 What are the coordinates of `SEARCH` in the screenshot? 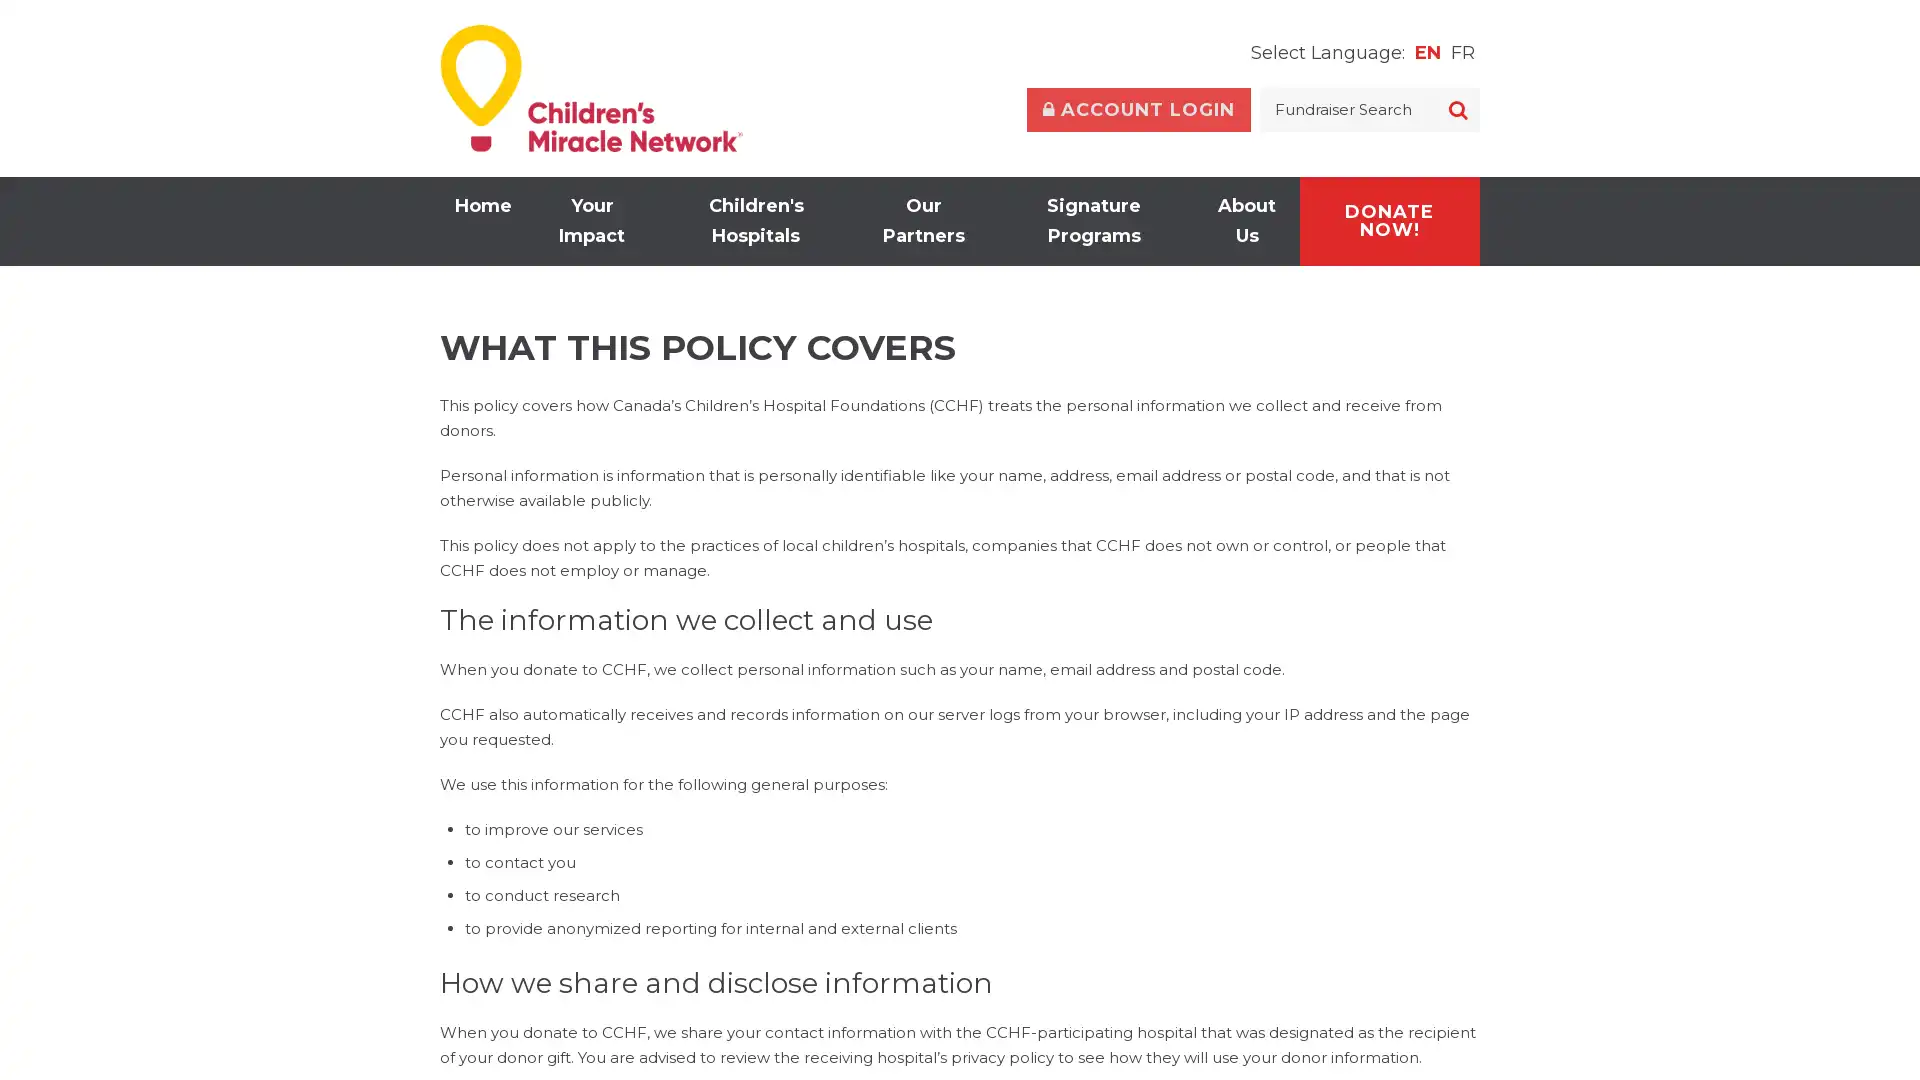 It's located at (1455, 109).